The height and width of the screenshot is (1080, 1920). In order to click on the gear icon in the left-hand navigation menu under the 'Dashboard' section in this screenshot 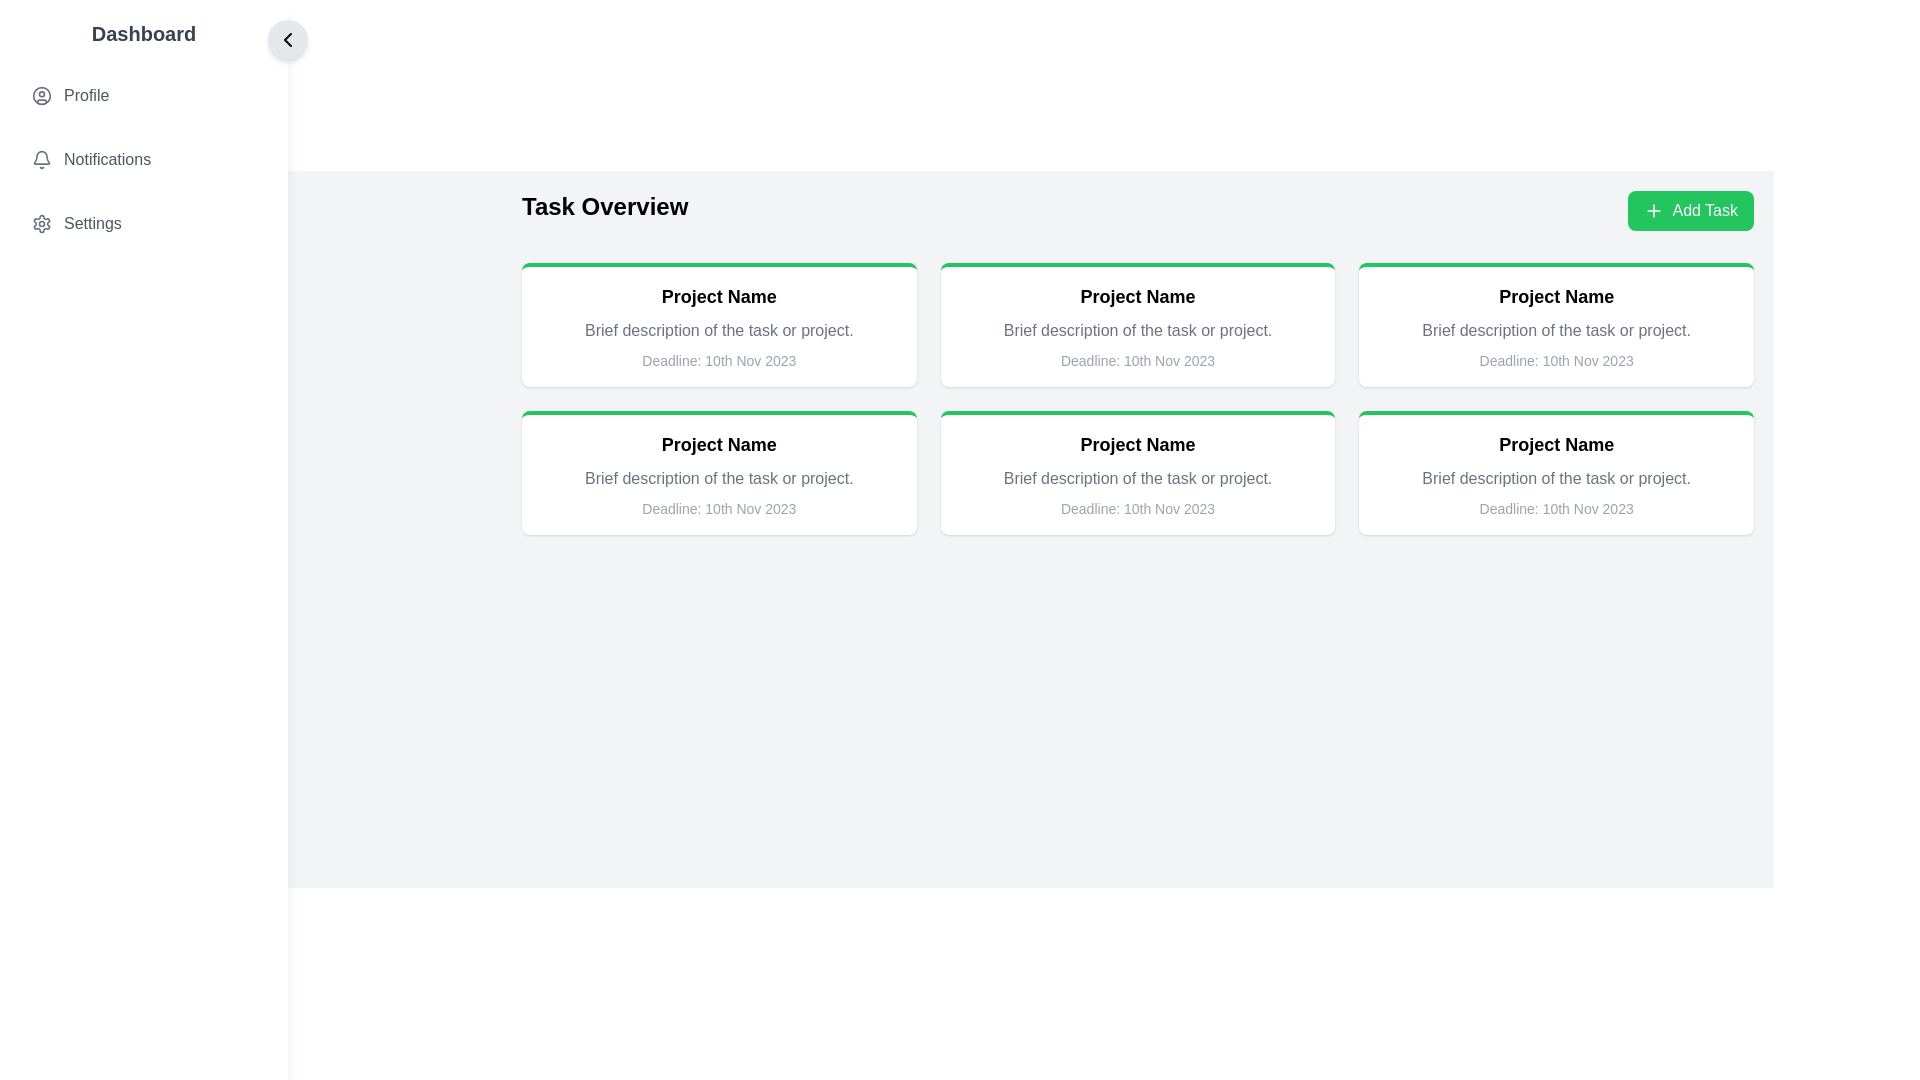, I will do `click(42, 223)`.